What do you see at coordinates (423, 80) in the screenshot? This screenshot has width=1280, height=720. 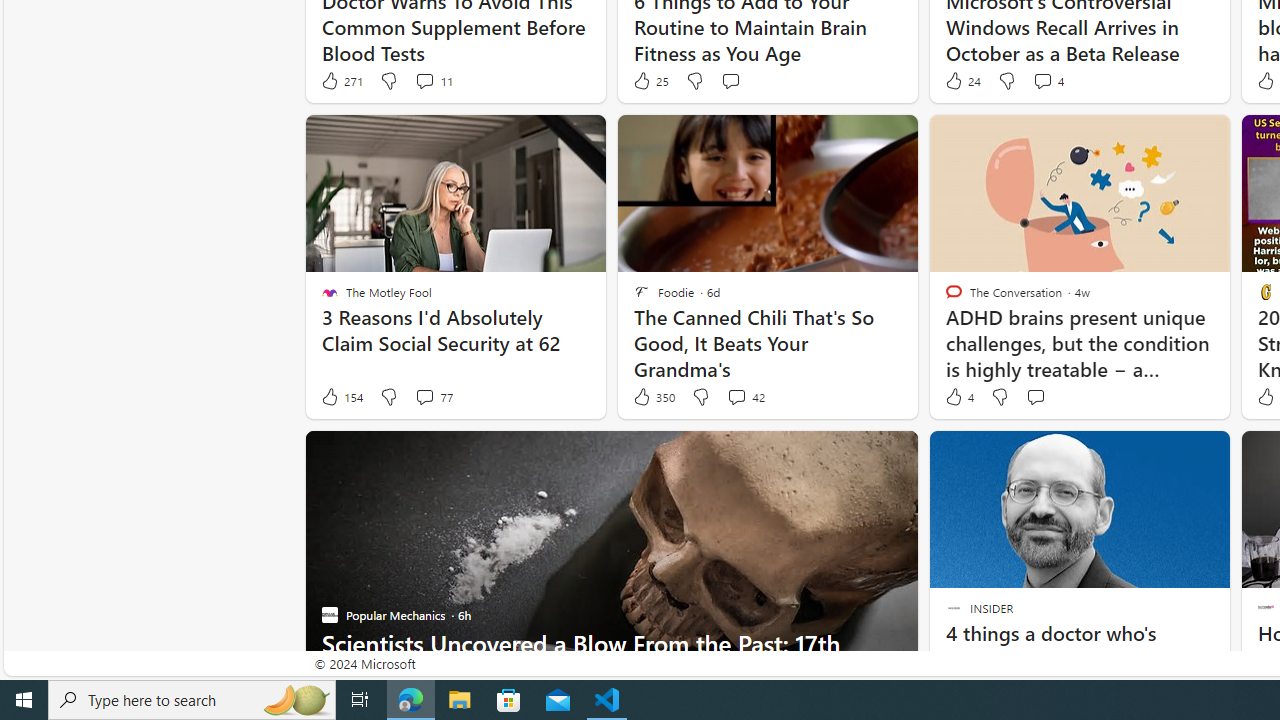 I see `'View comments 11 Comment'` at bounding box center [423, 80].